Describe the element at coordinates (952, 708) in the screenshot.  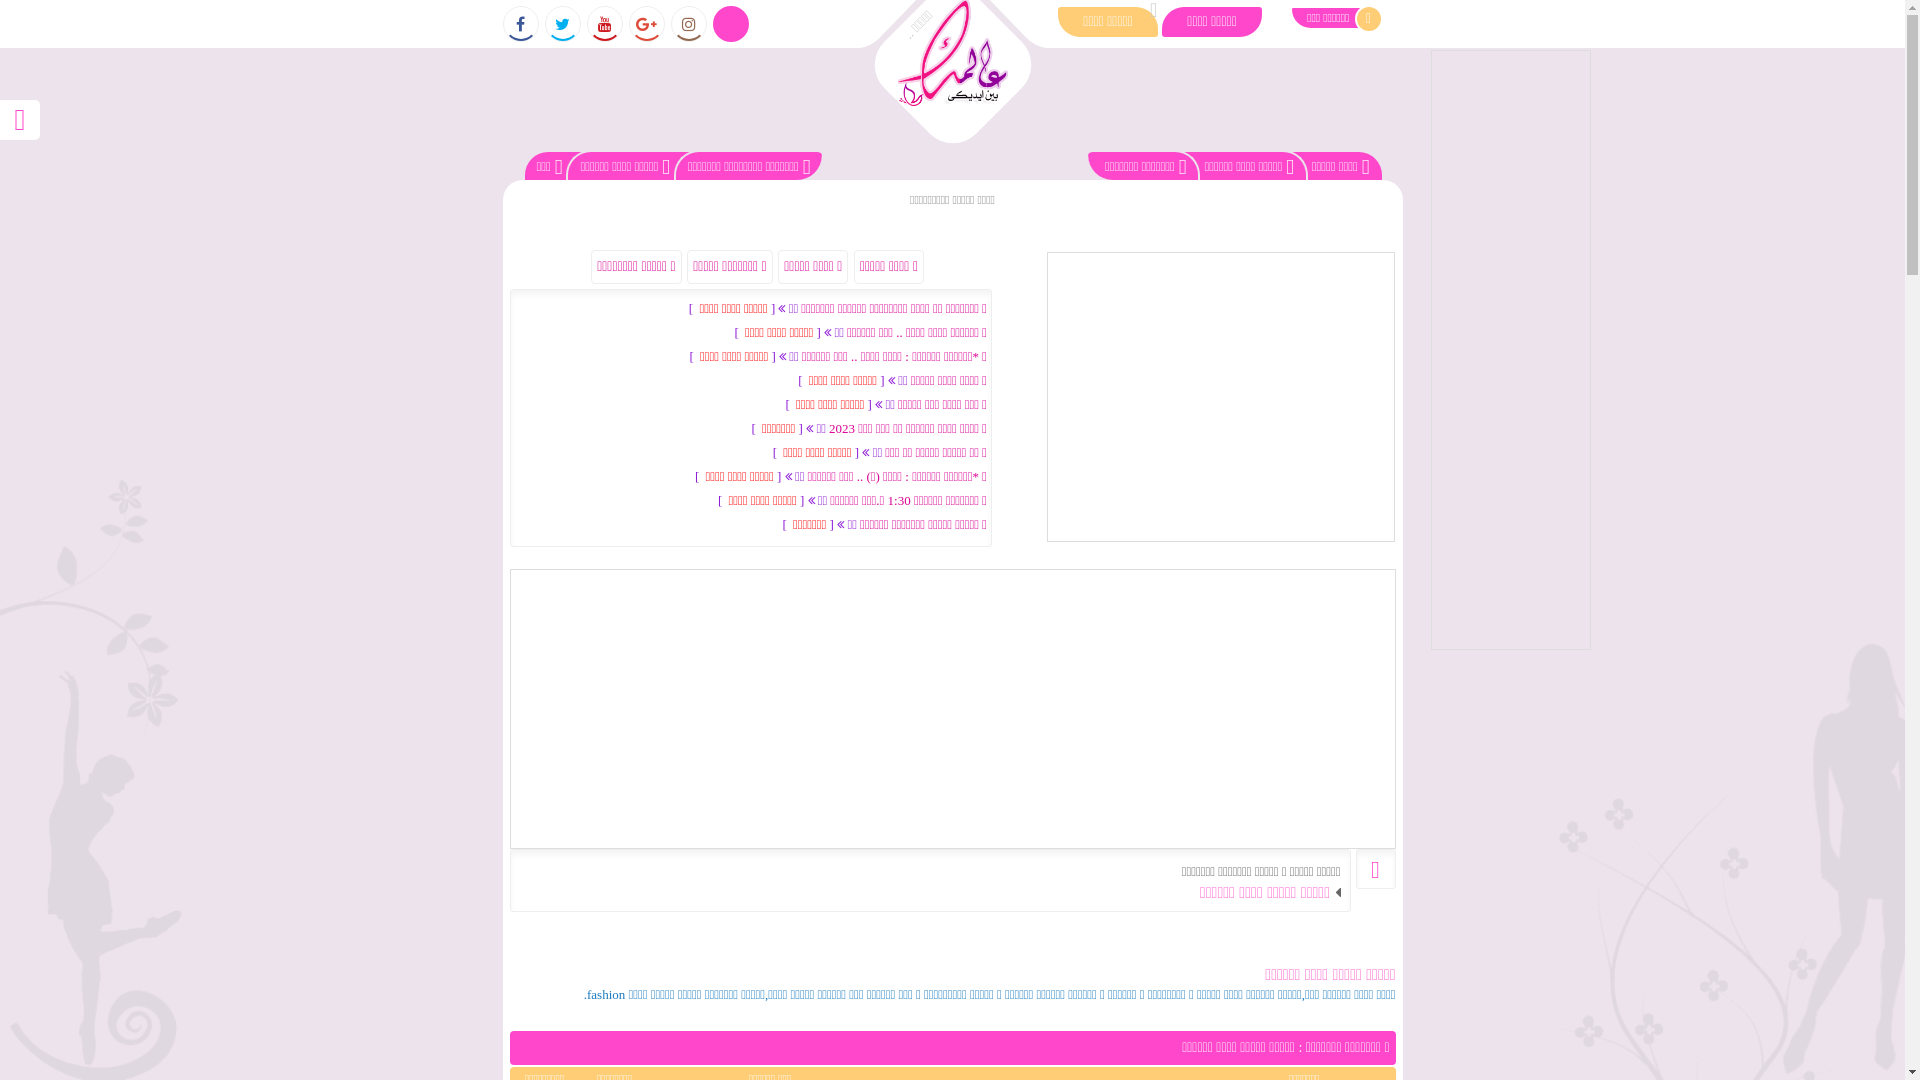
I see `'Advertisement'` at that location.